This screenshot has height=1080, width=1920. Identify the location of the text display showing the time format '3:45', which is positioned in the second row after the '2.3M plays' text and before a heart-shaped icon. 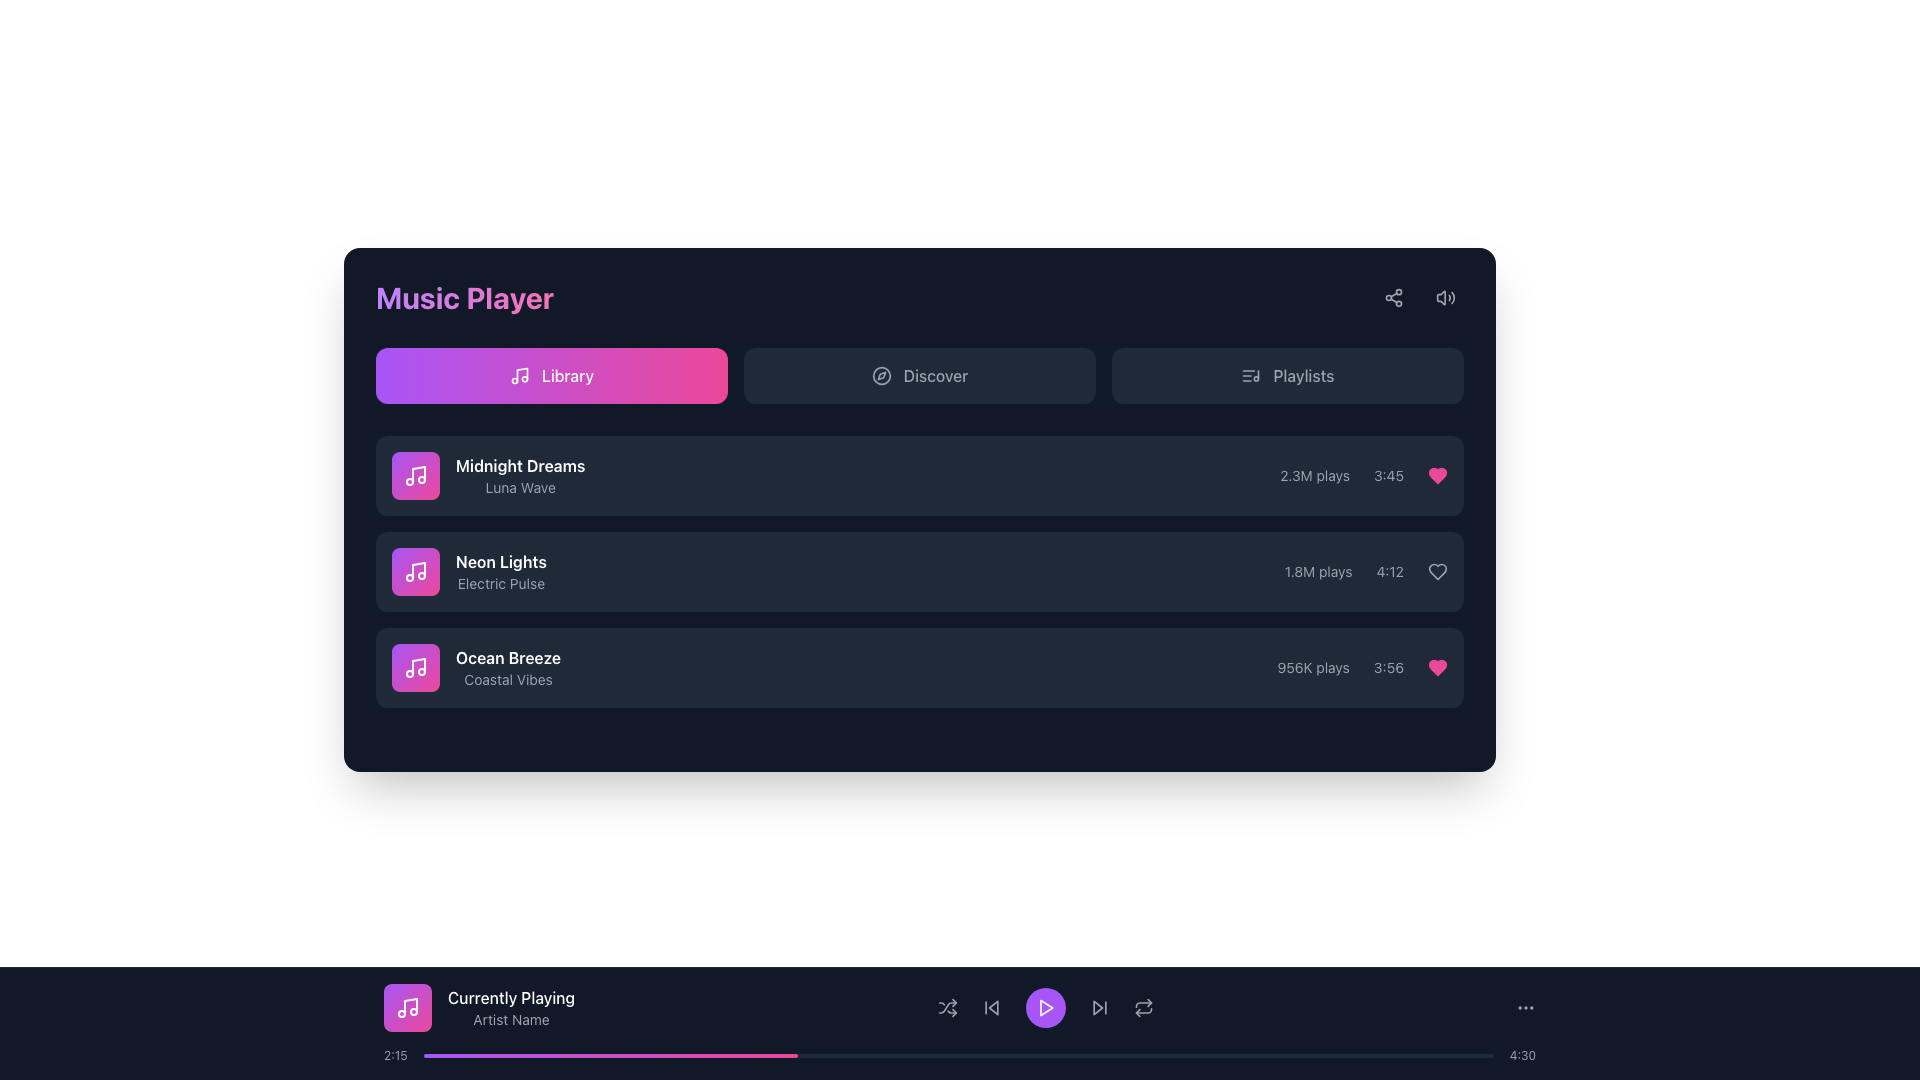
(1387, 475).